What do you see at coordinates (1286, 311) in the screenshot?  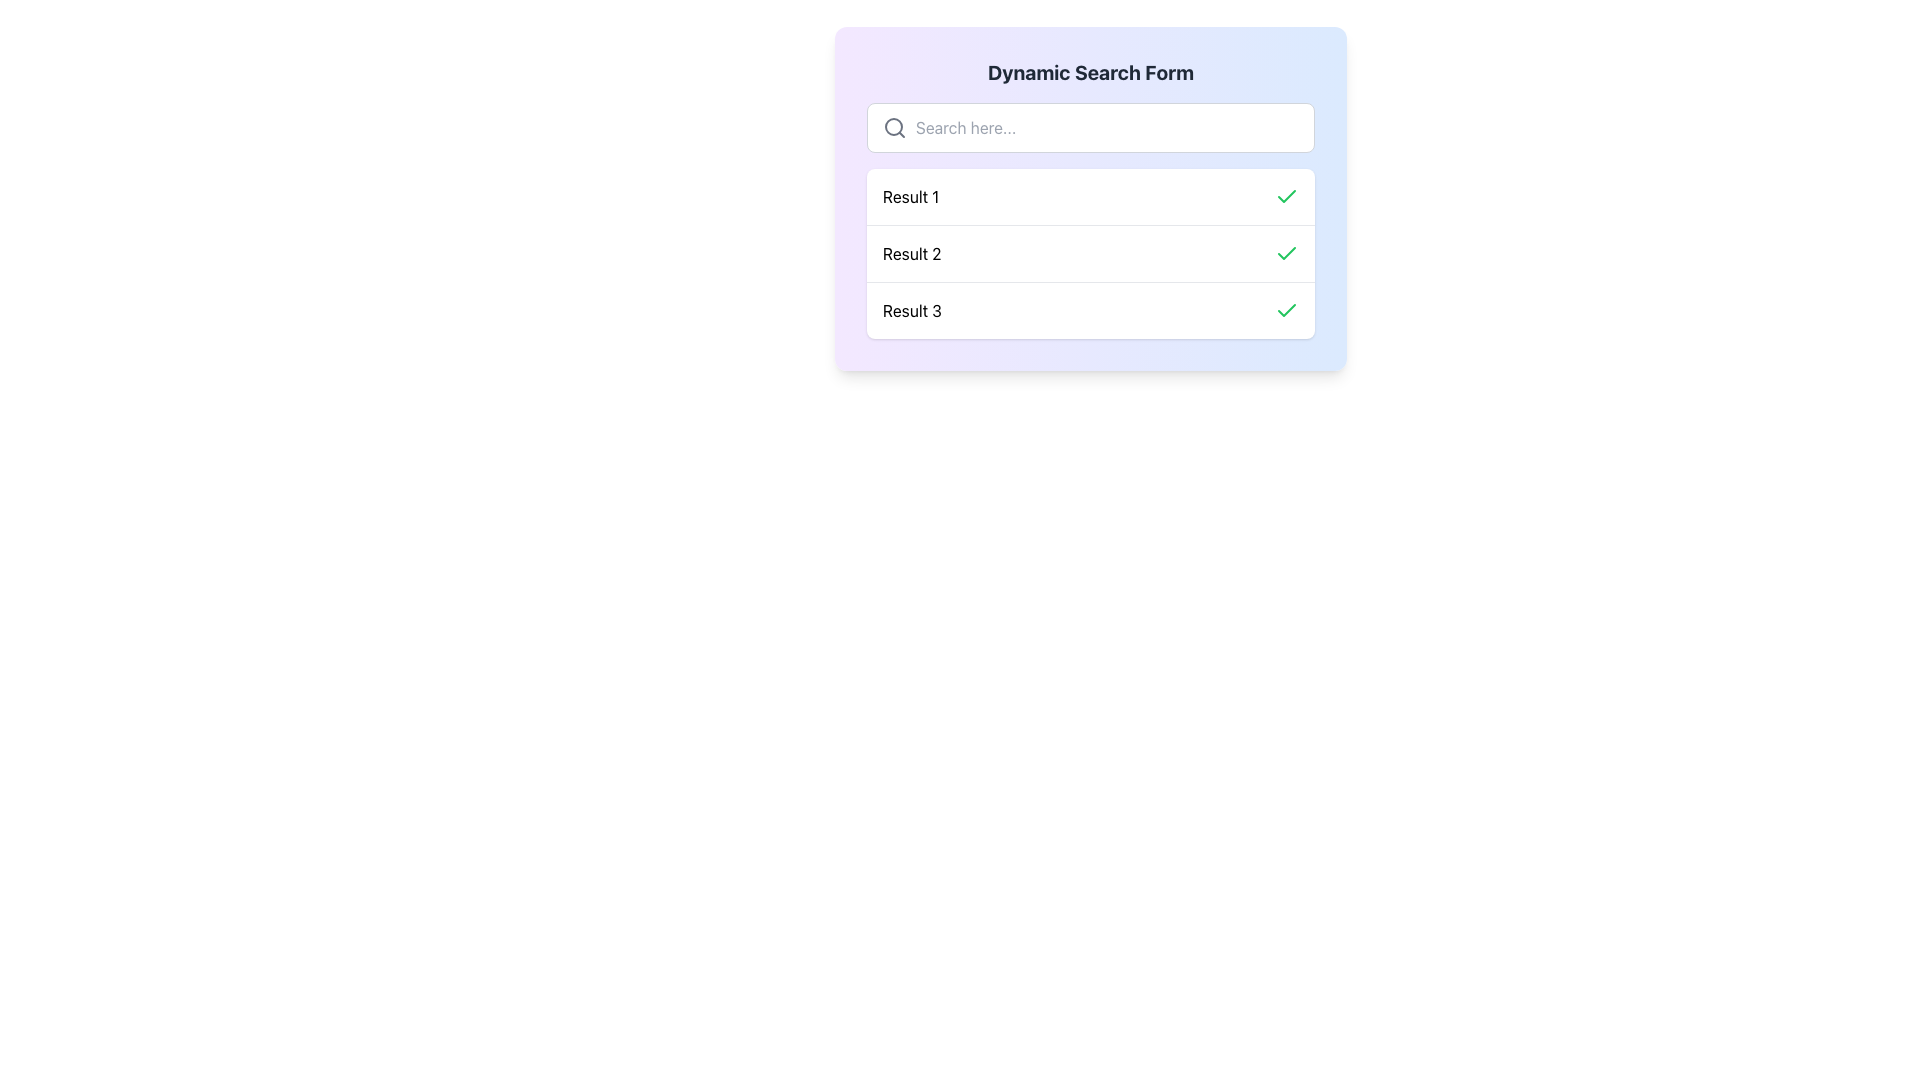 I see `the validation icon located on the far-right side of the 'Result 3' entry` at bounding box center [1286, 311].